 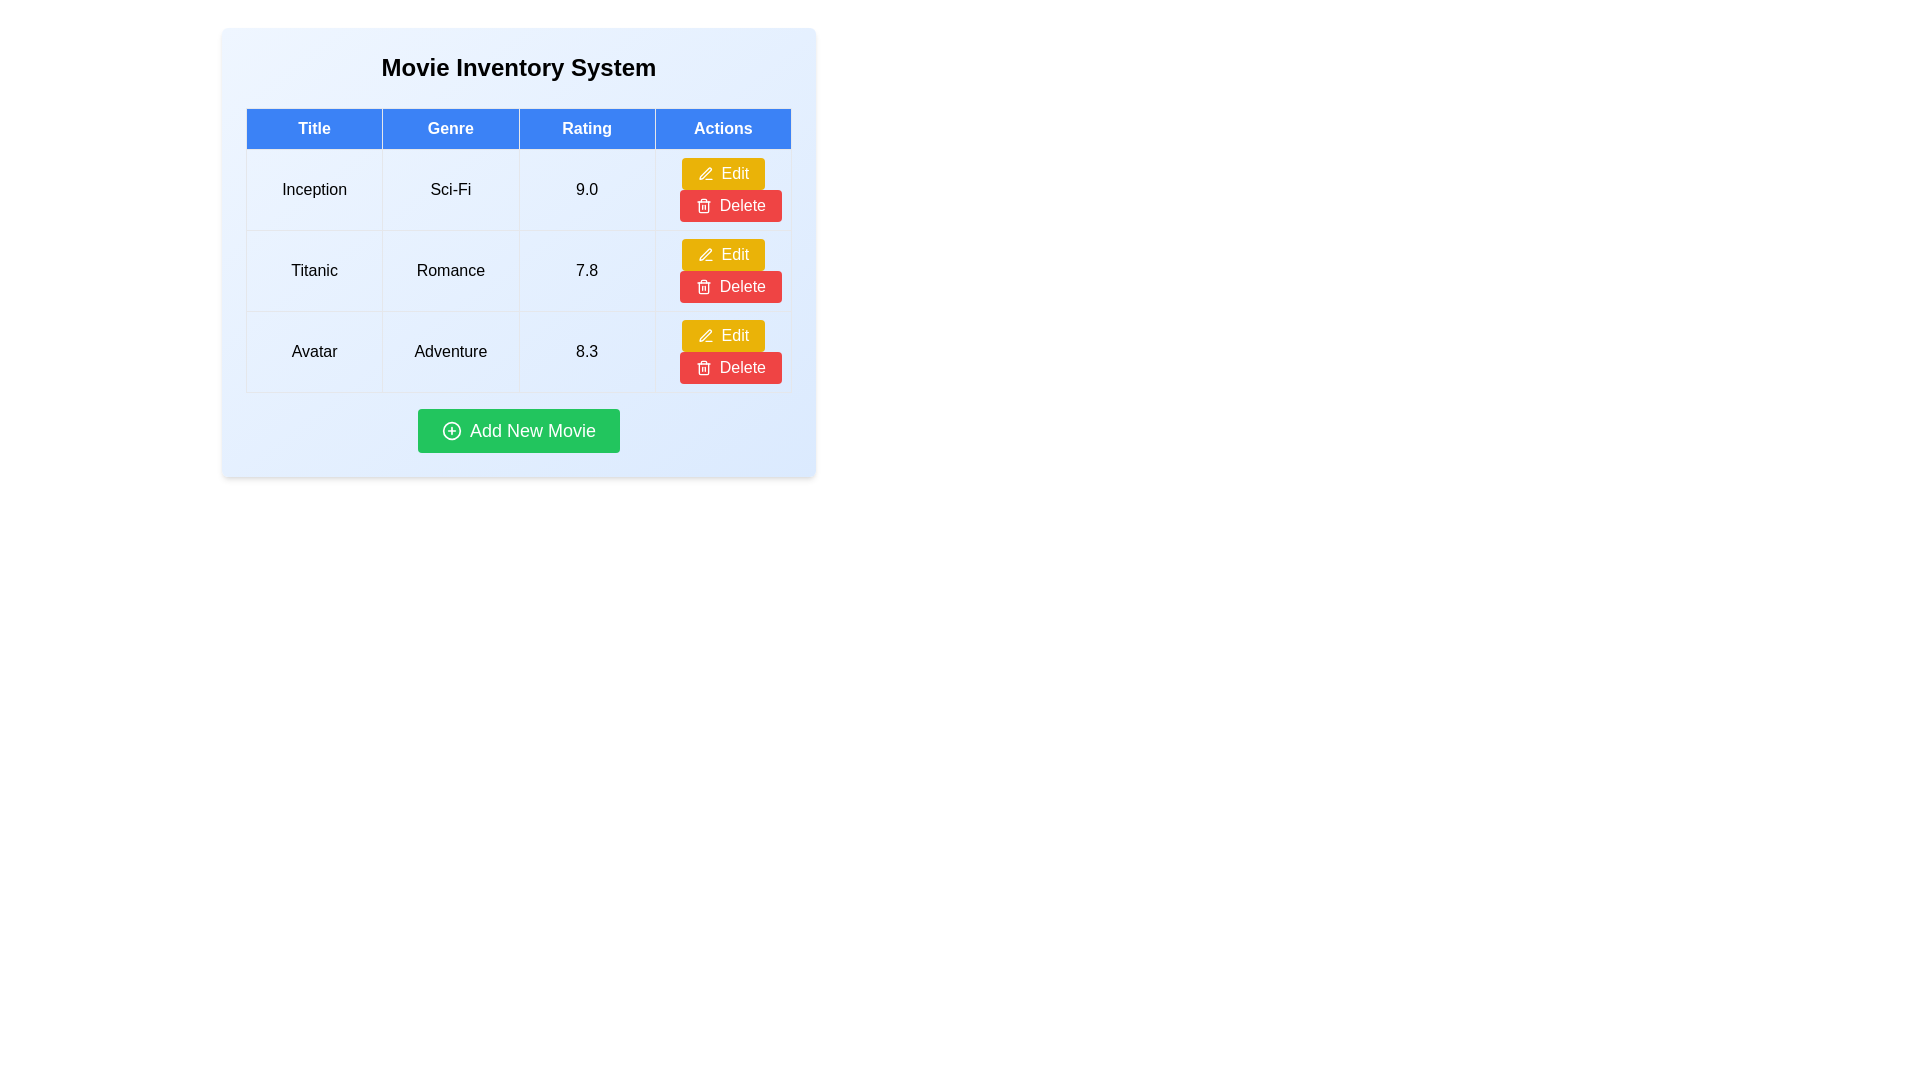 What do you see at coordinates (705, 334) in the screenshot?
I see `the small pen icon located in the third row under the 'Actions' column, which is part of the yellow 'Edit' button next to the text 'Edit'` at bounding box center [705, 334].